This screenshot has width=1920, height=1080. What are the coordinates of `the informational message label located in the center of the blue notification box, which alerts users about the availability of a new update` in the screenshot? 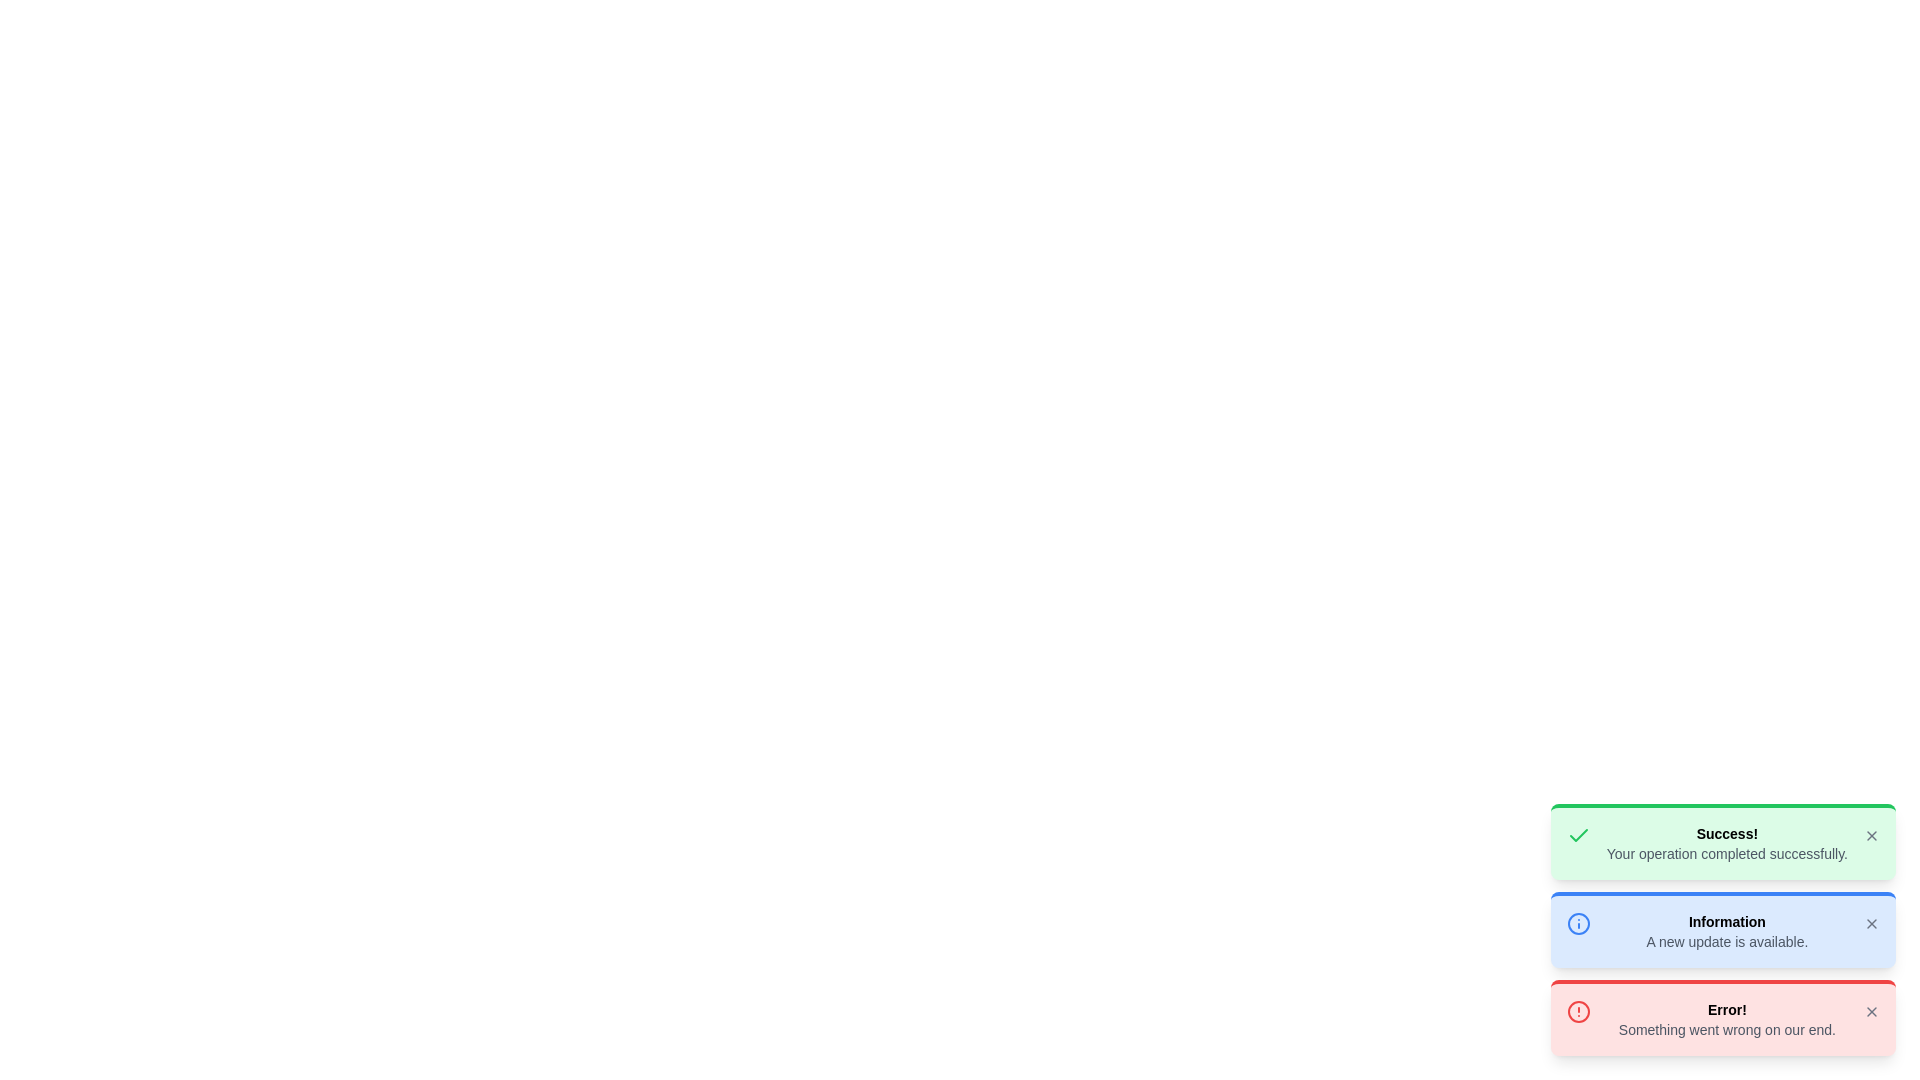 It's located at (1726, 932).